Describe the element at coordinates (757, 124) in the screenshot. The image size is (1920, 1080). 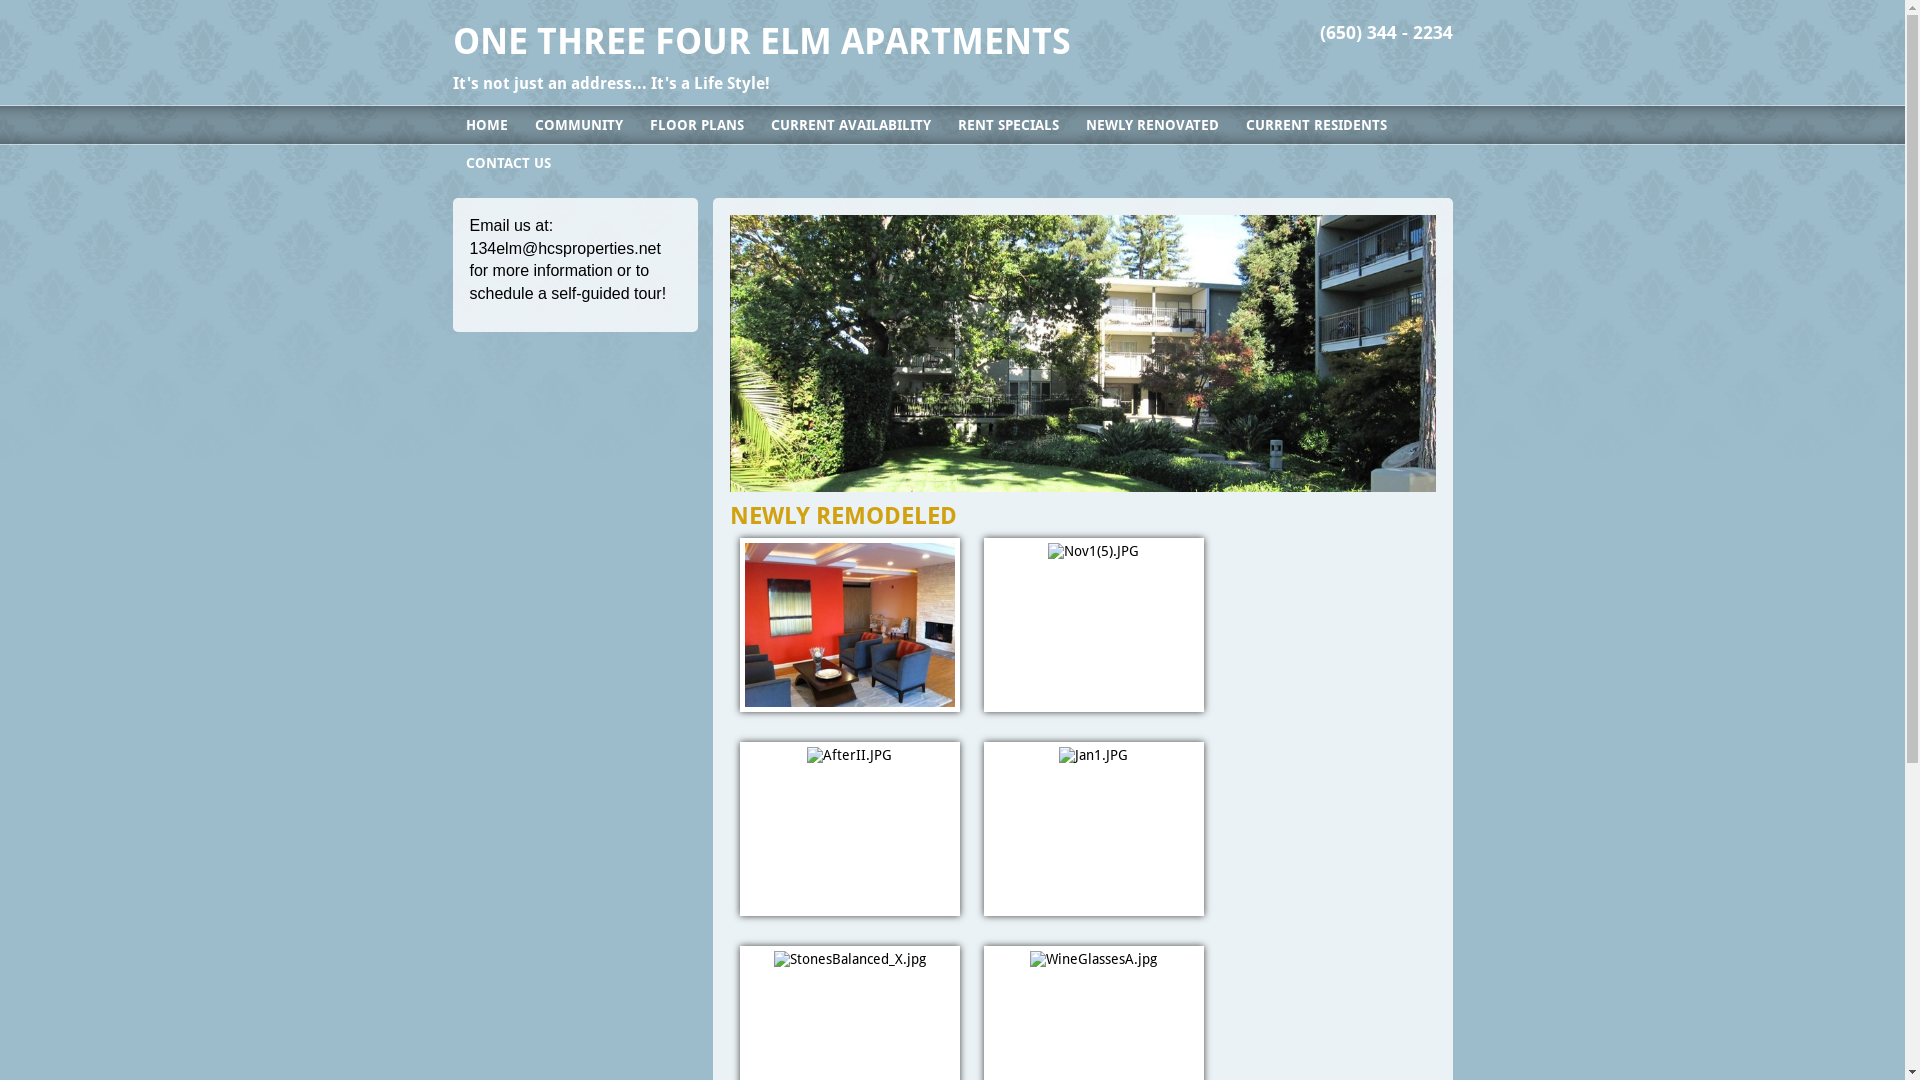
I see `'CURRENT AVAILABILITY'` at that location.